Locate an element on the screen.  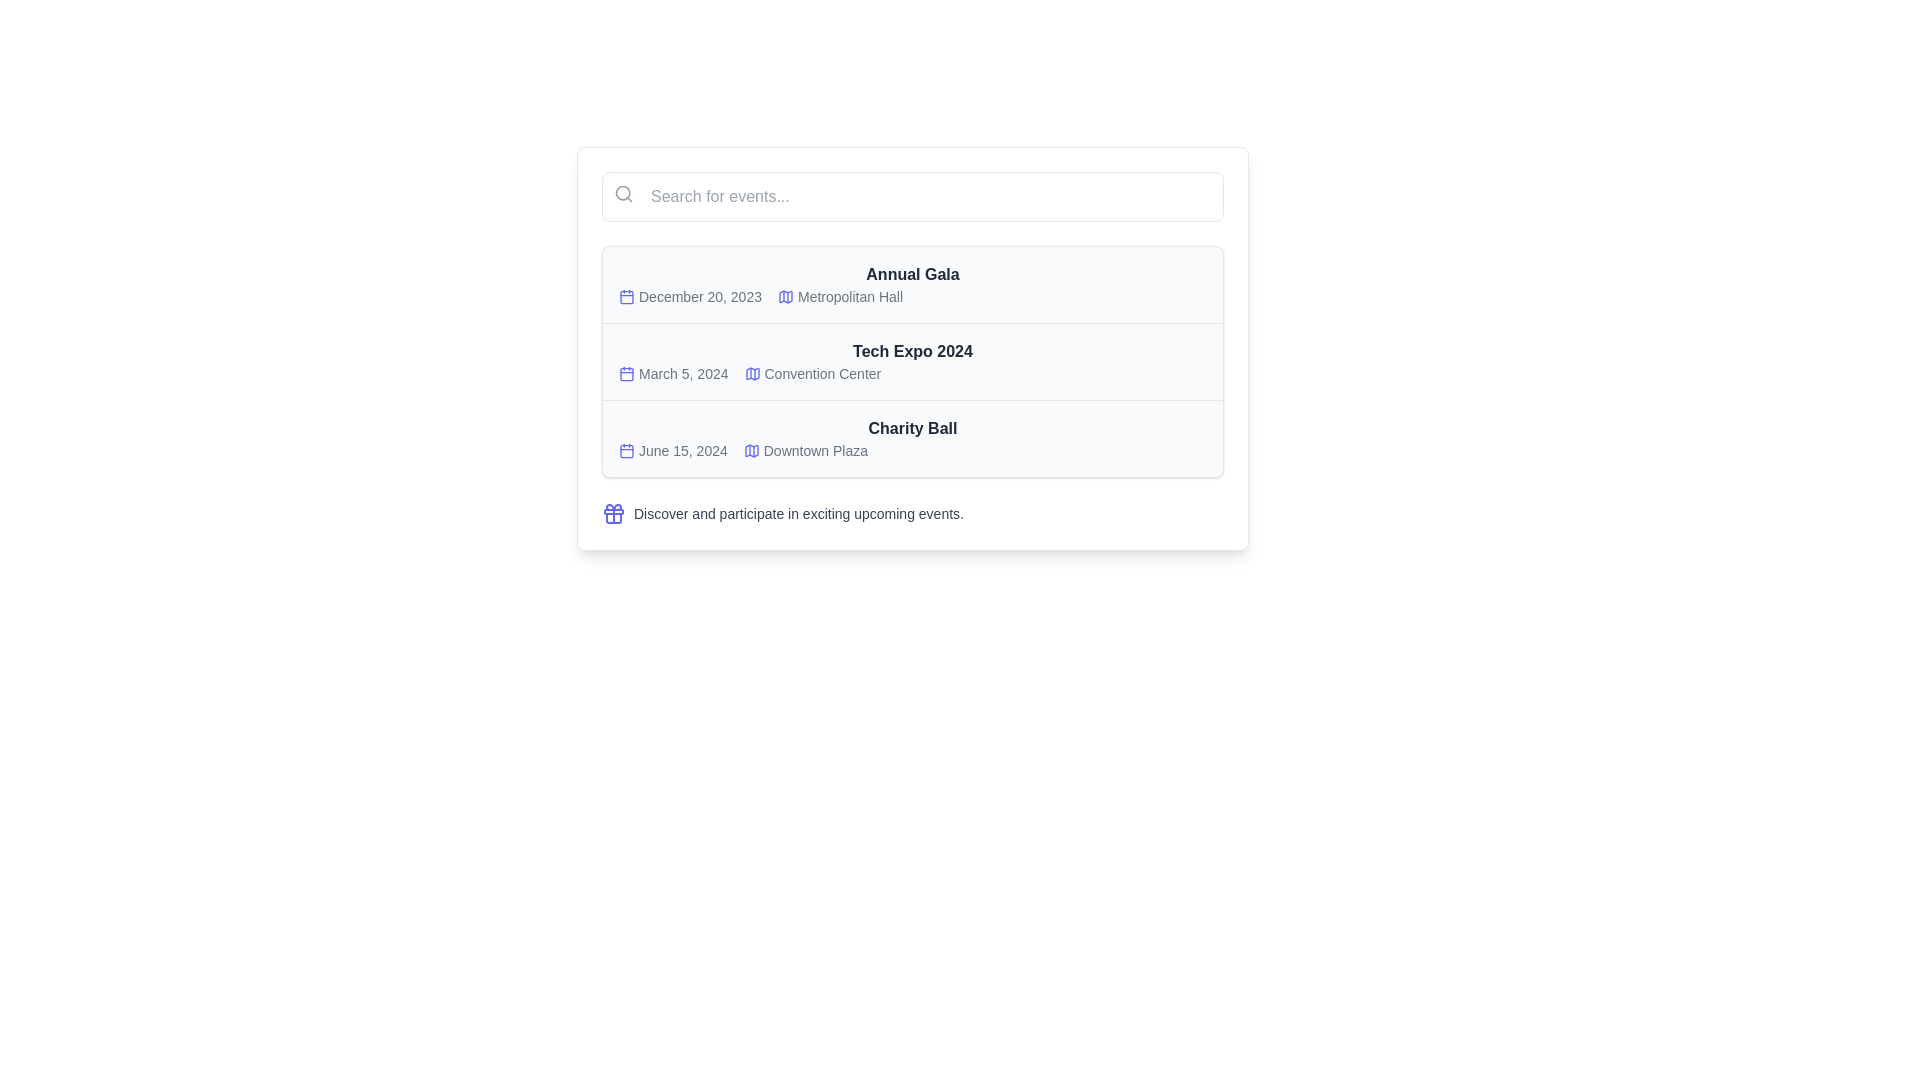
the calendar icon styled with a stroke outline and colored in indigo, located at the beginning of the text 'June 15, 2024' in the third row of events is located at coordinates (626, 451).